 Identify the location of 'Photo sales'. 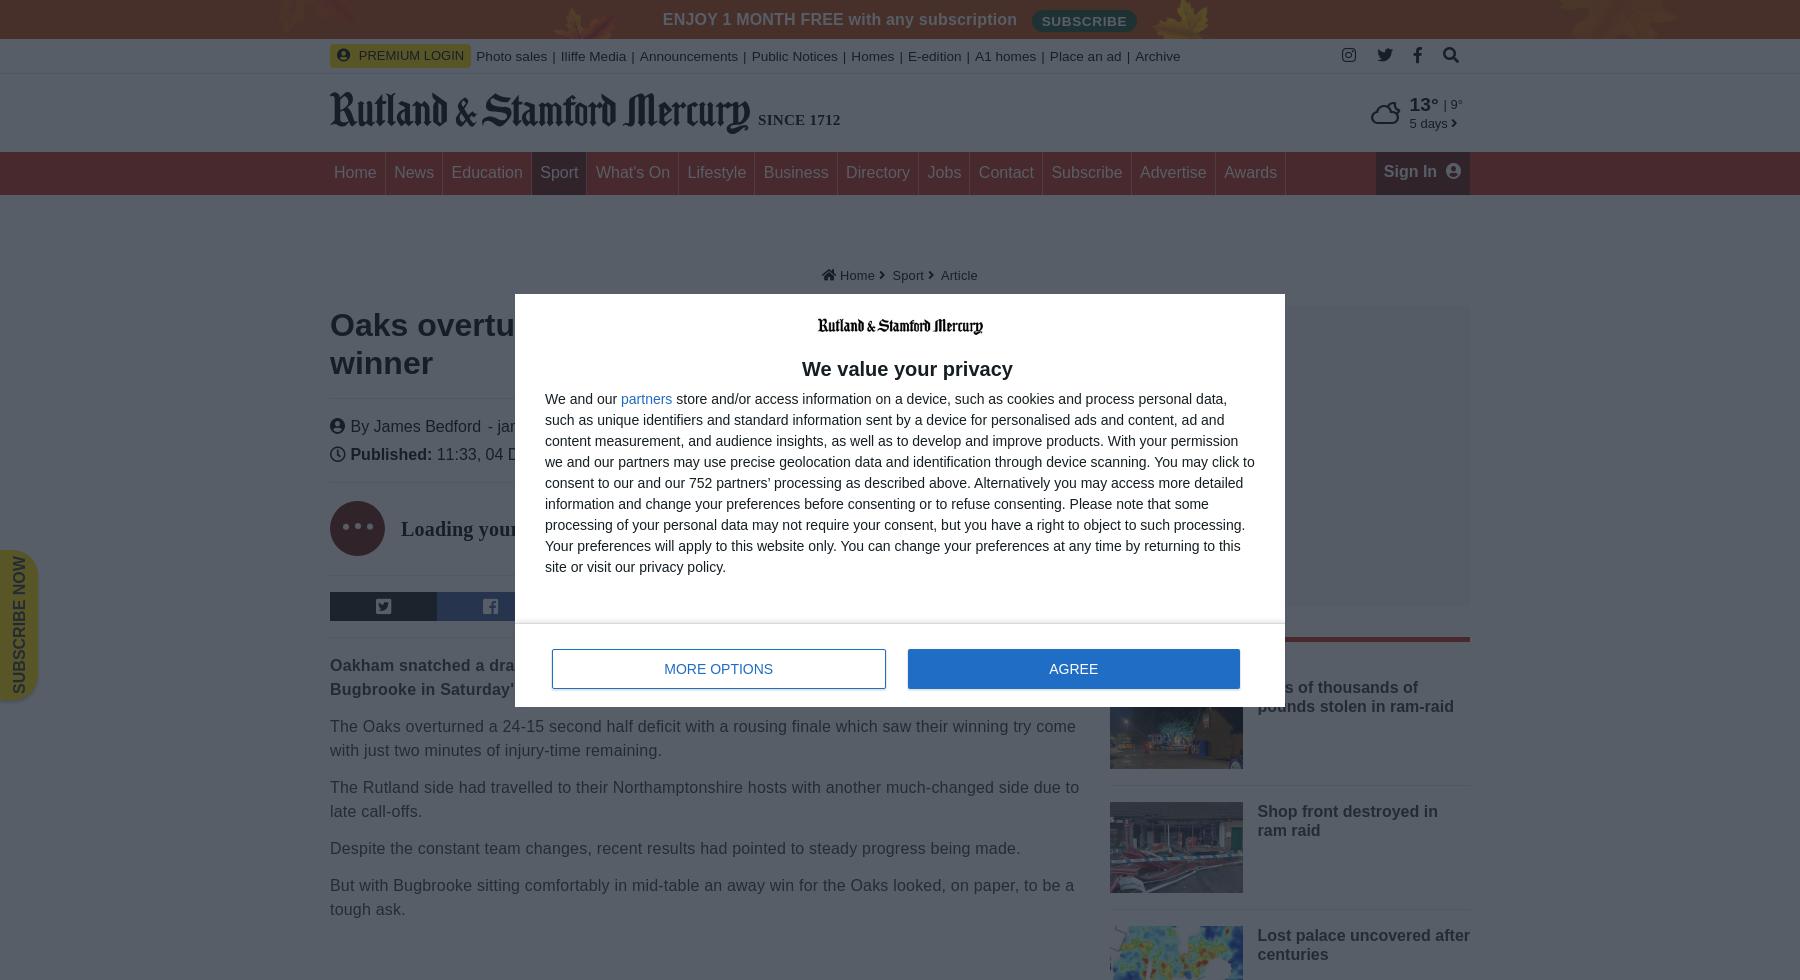
(510, 56).